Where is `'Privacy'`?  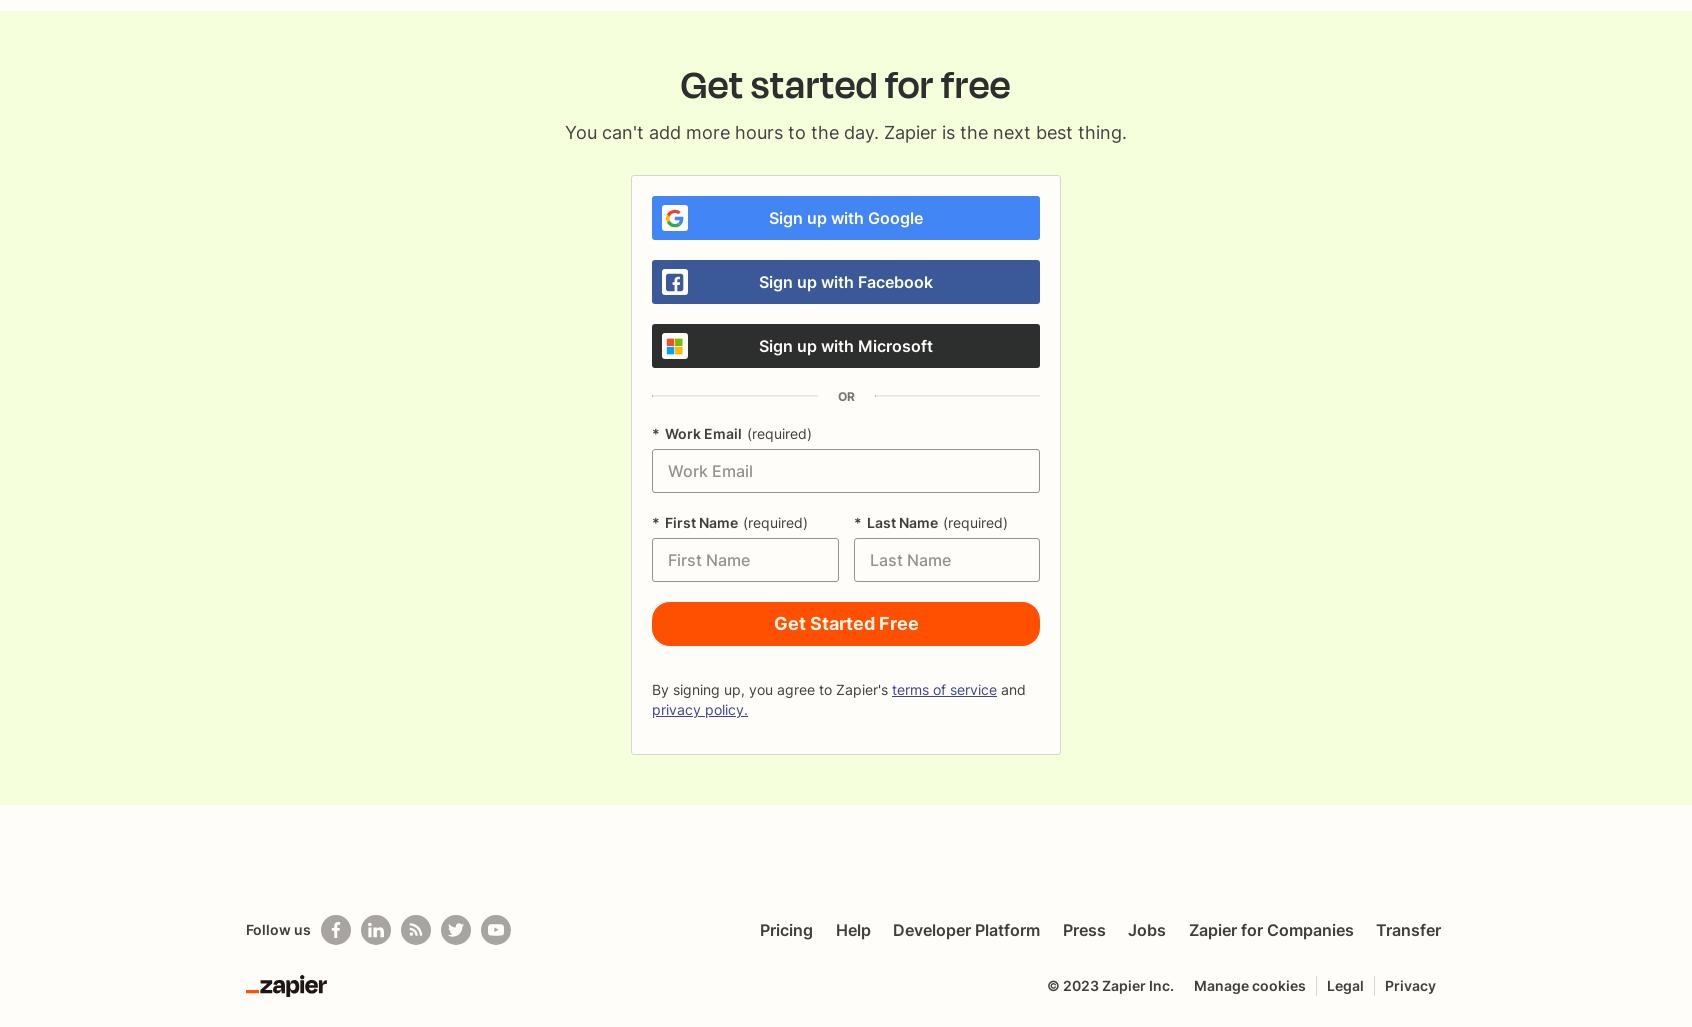
'Privacy' is located at coordinates (1410, 984).